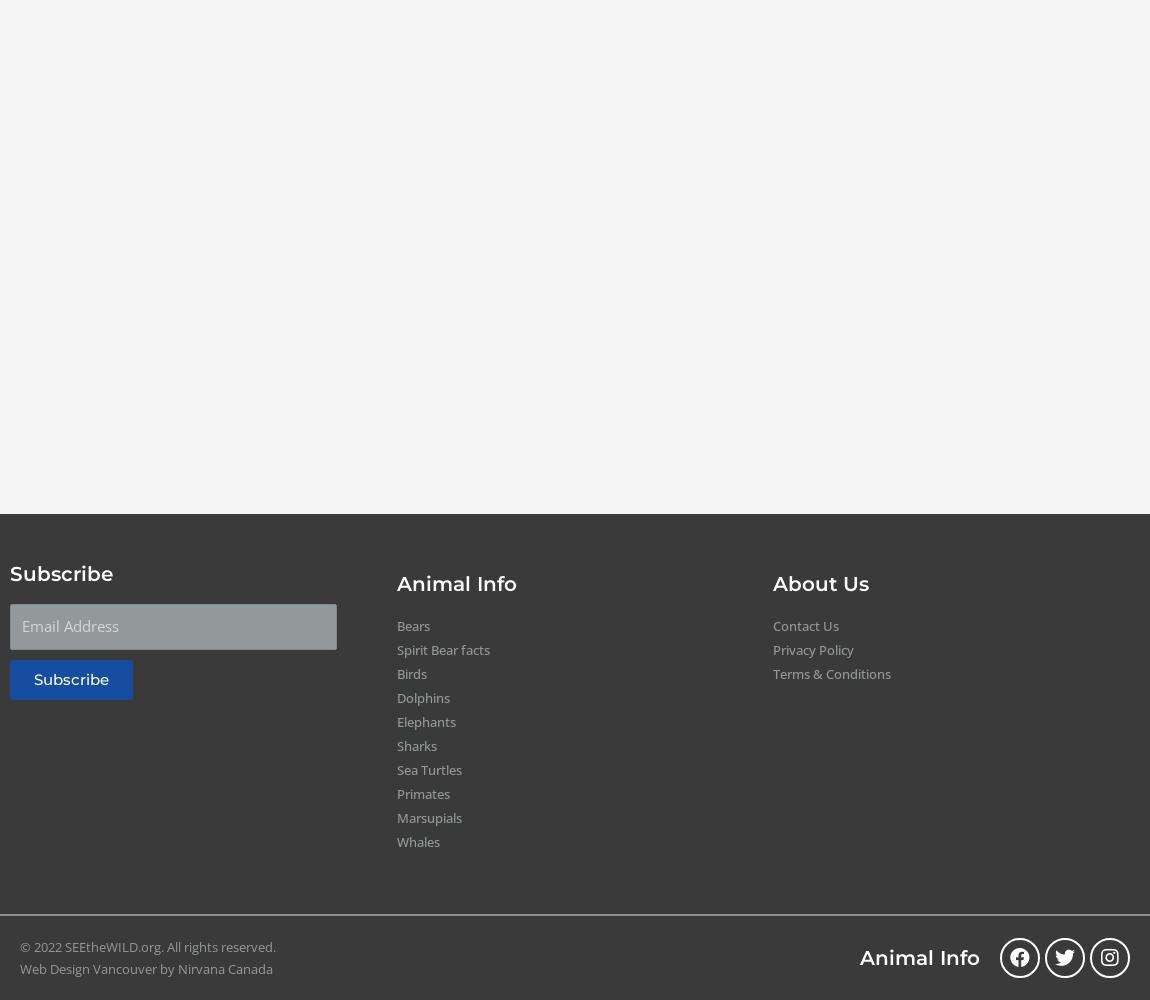 This screenshot has width=1150, height=1000. I want to click on 'Elephants', so click(425, 721).